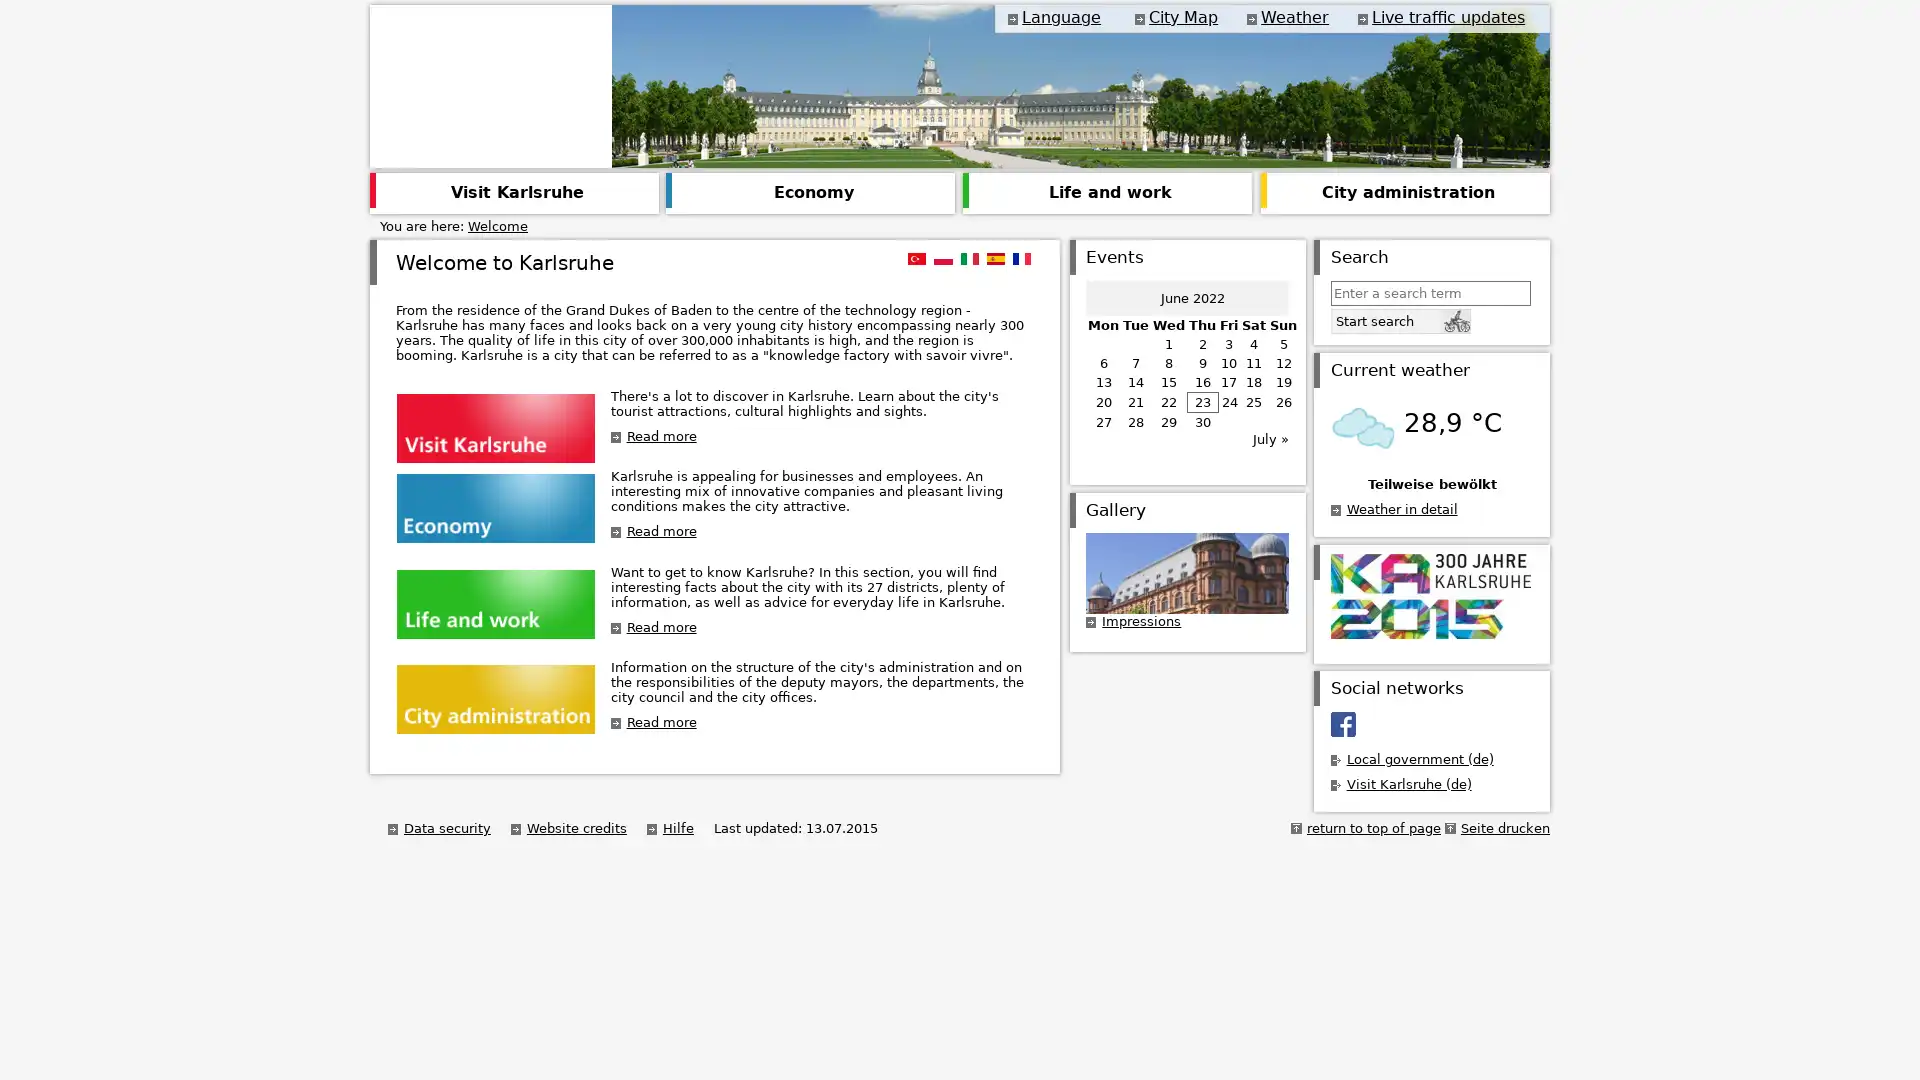 The image size is (1920, 1080). Describe the element at coordinates (1399, 319) in the screenshot. I see `Start search` at that location.